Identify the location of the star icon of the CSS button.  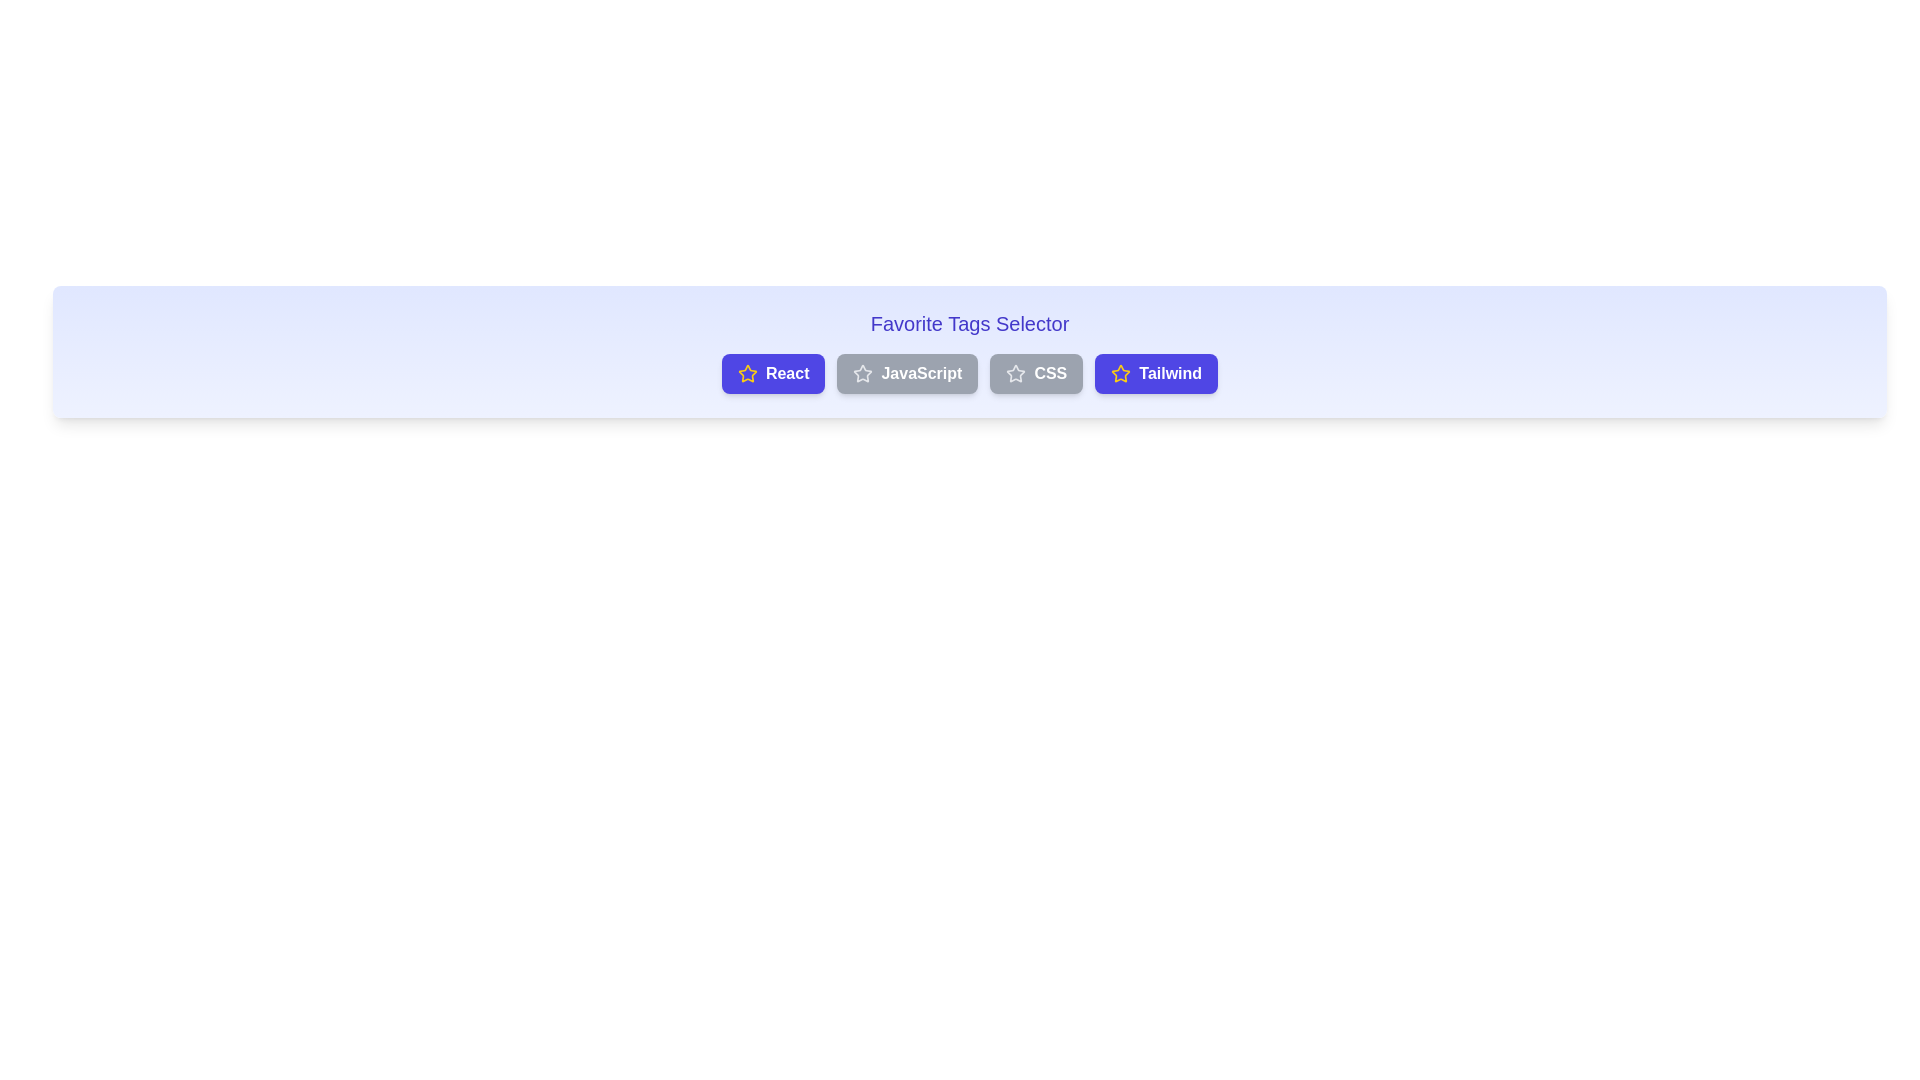
(1016, 374).